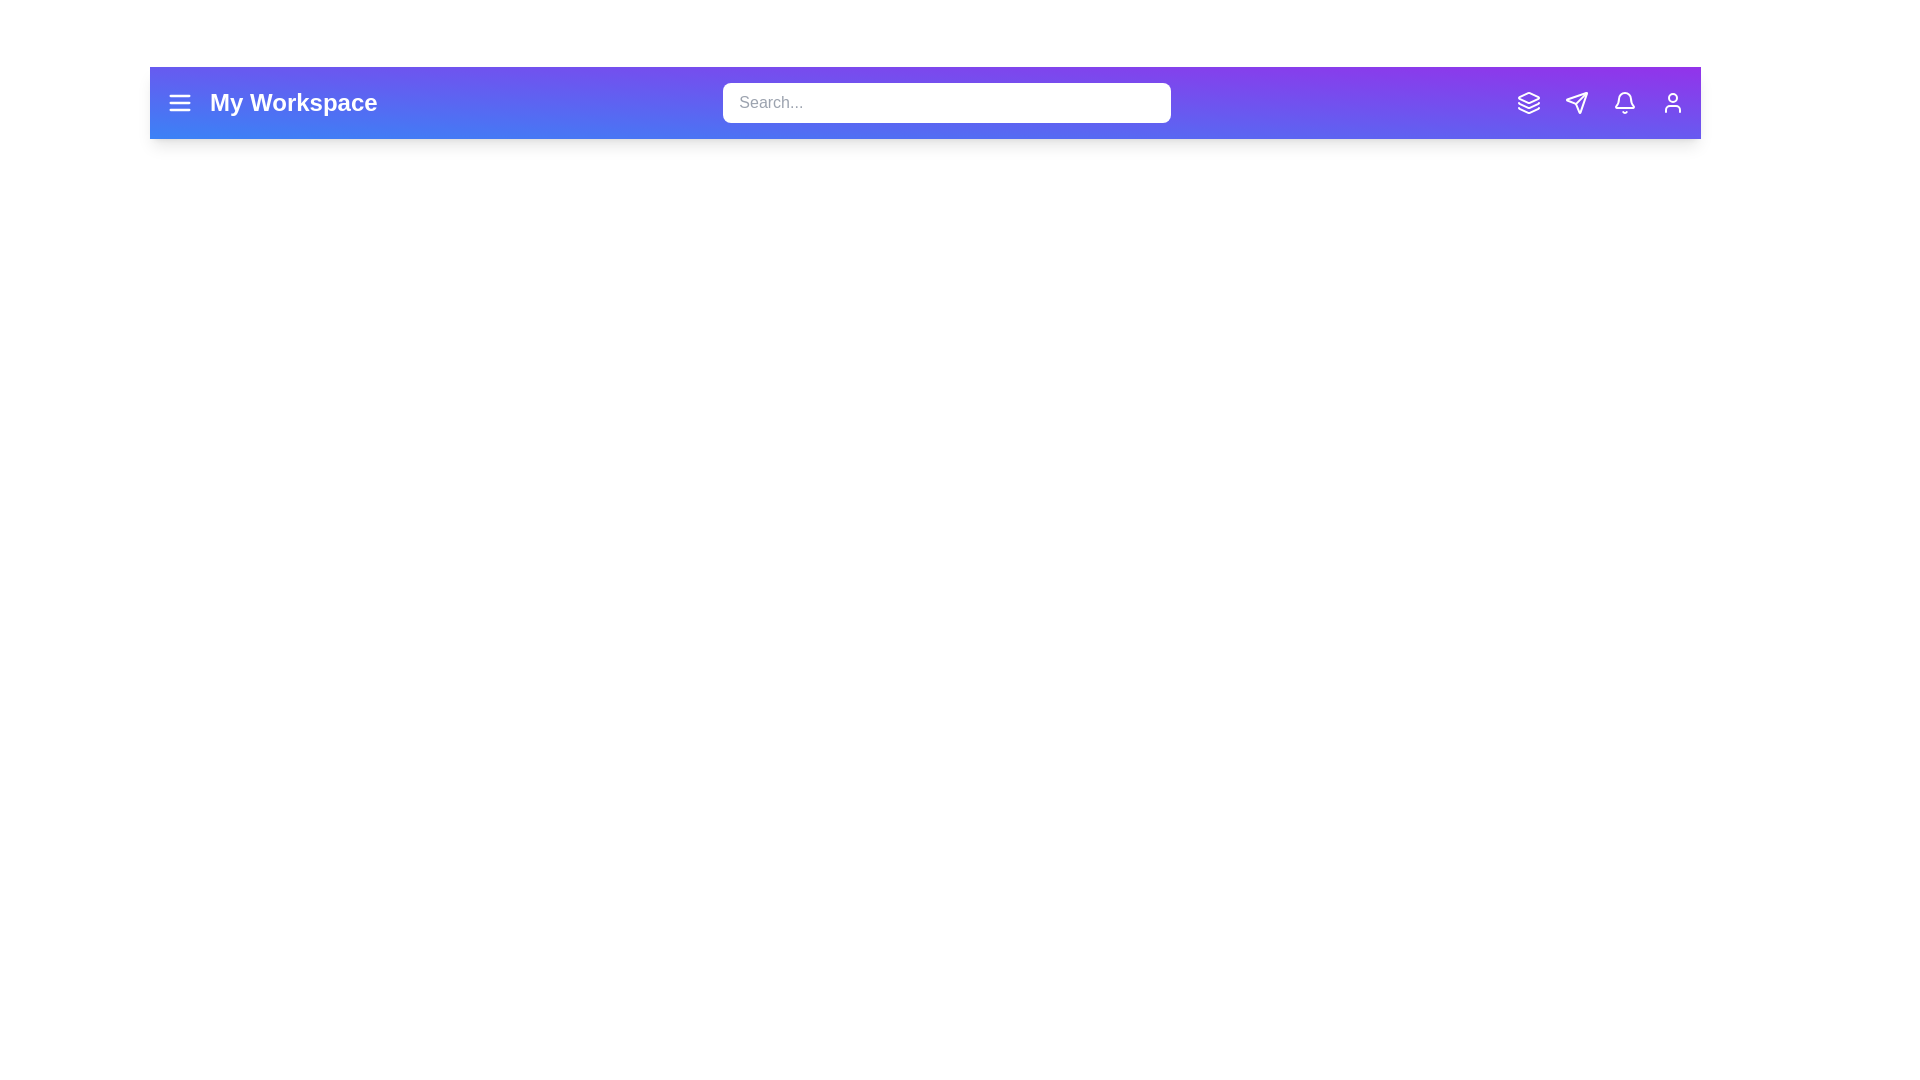 The width and height of the screenshot is (1920, 1080). Describe the element at coordinates (1576, 103) in the screenshot. I see `the navigation icon Messages` at that location.